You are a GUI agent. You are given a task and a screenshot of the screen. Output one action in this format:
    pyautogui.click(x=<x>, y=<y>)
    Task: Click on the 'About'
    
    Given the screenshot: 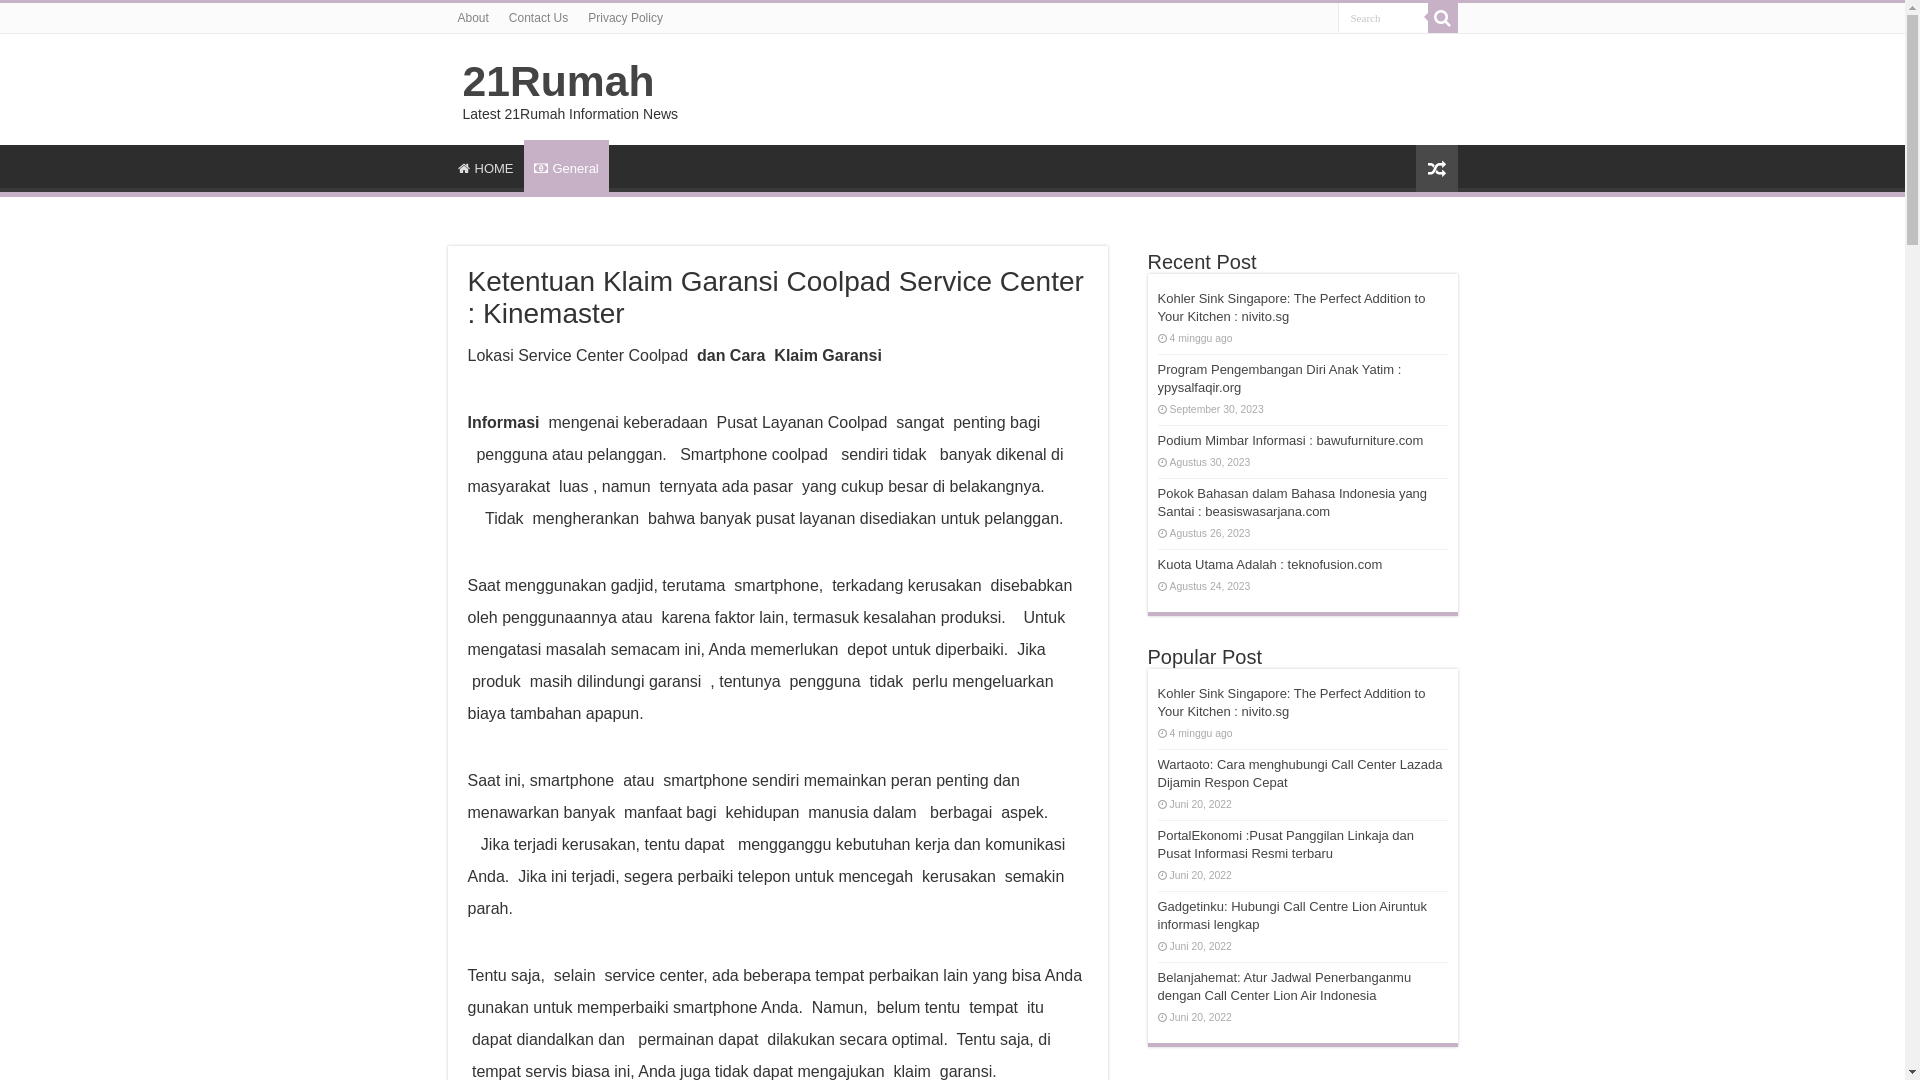 What is the action you would take?
    pyautogui.click(x=472, y=18)
    